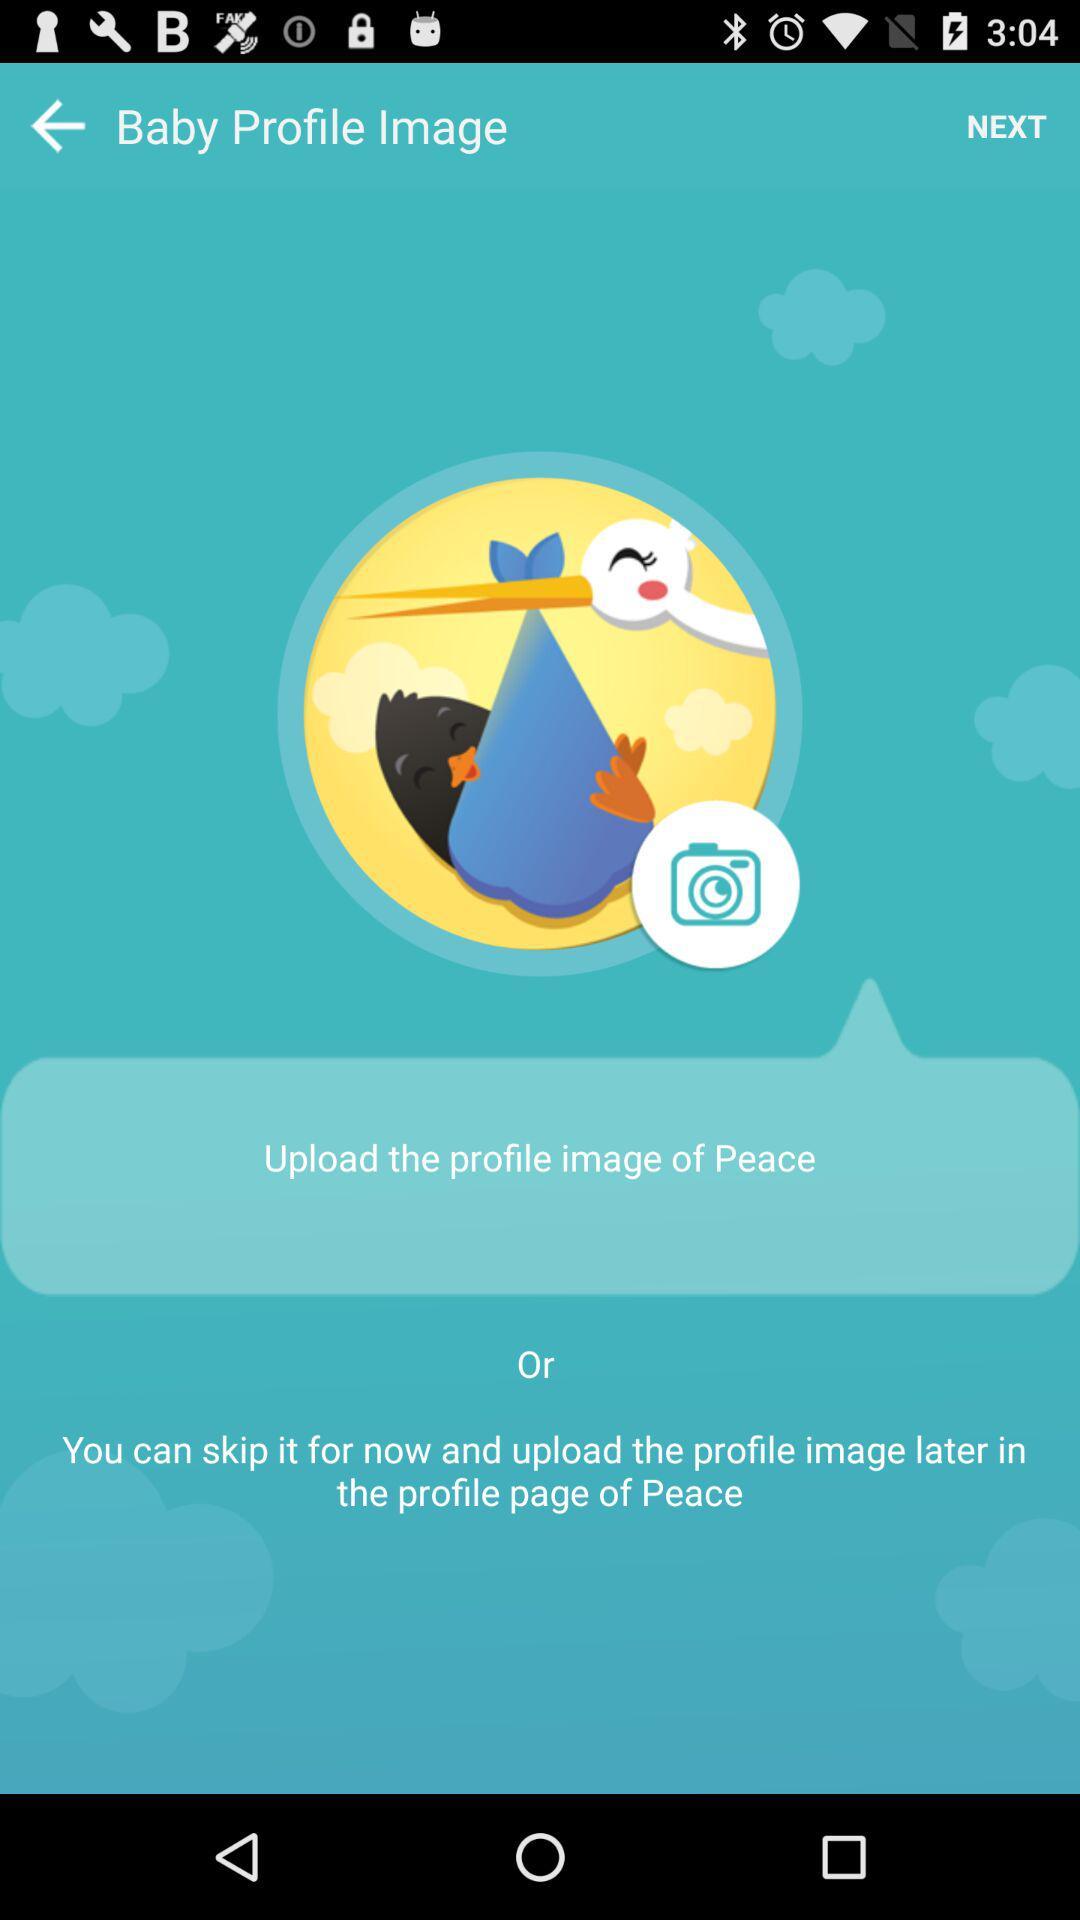  Describe the element at coordinates (712, 886) in the screenshot. I see `photo` at that location.